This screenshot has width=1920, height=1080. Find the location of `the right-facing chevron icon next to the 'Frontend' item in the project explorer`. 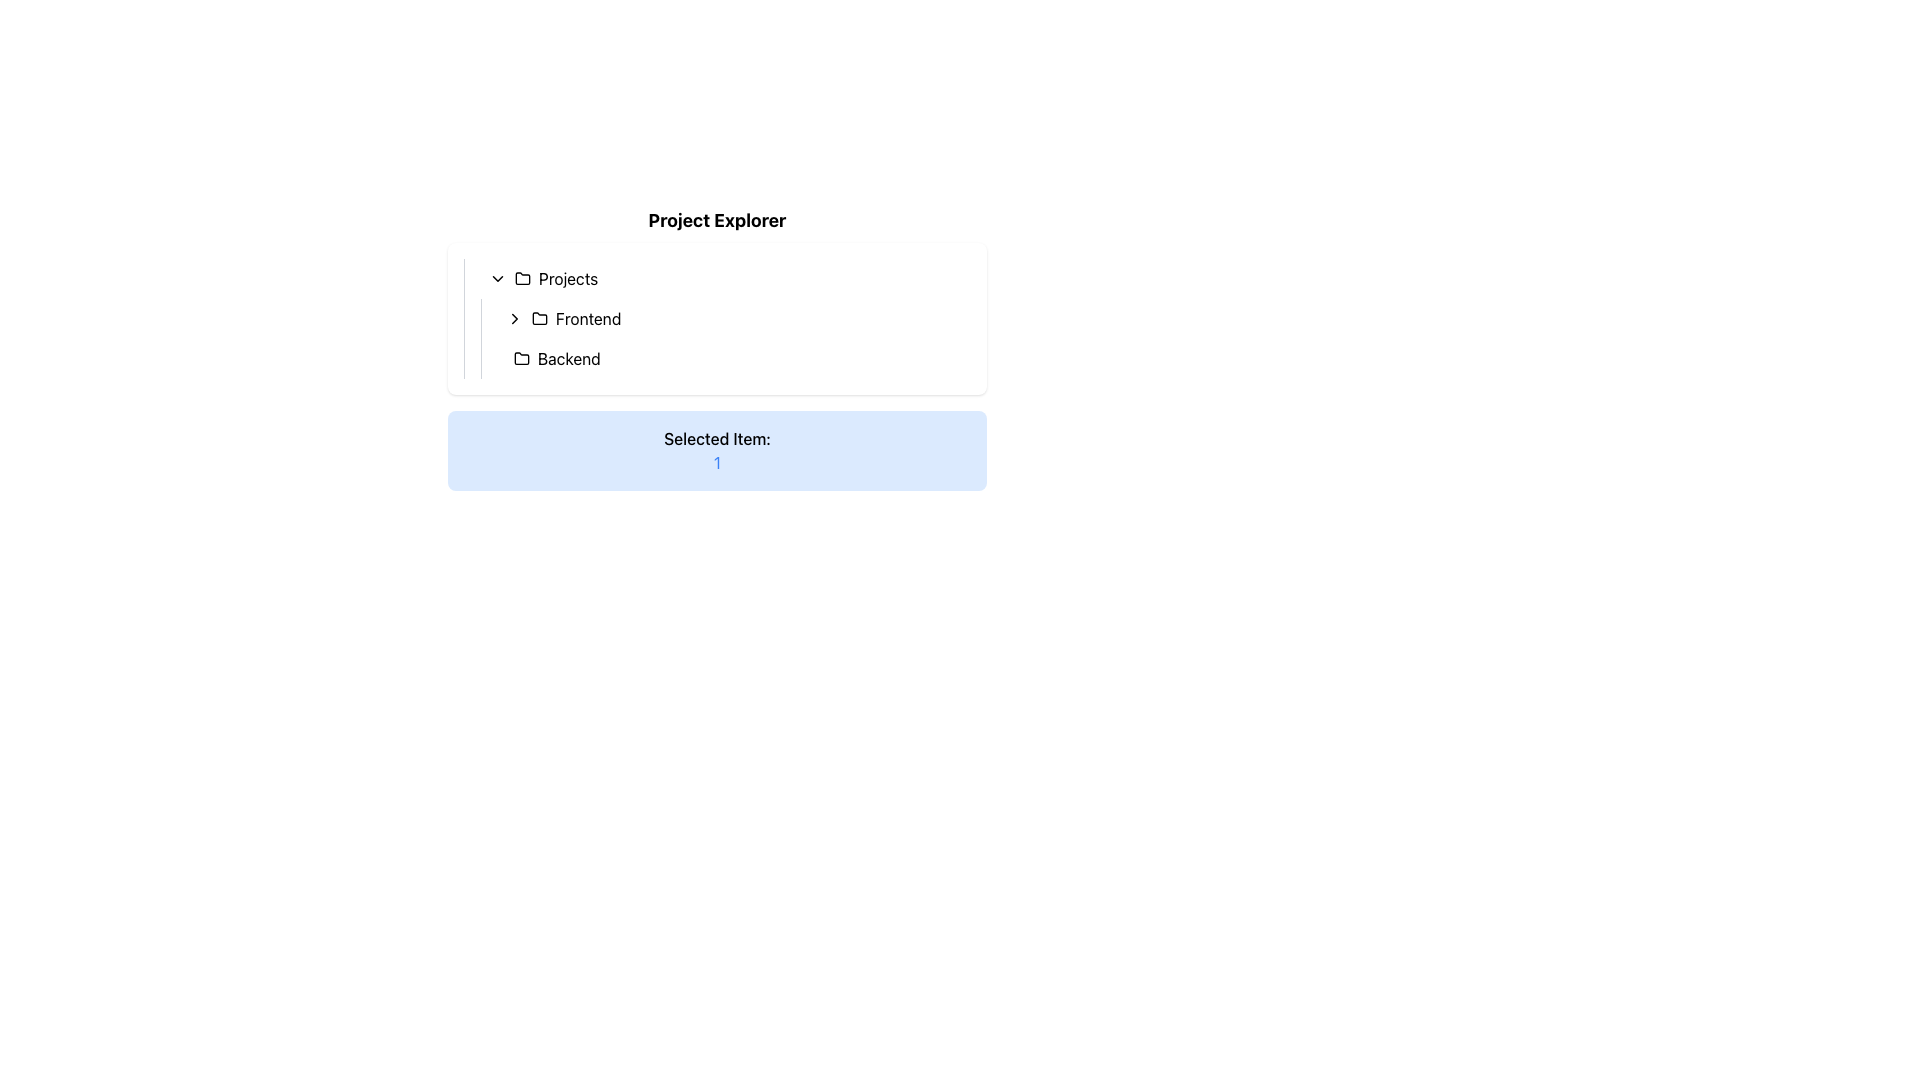

the right-facing chevron icon next to the 'Frontend' item in the project explorer is located at coordinates (514, 318).